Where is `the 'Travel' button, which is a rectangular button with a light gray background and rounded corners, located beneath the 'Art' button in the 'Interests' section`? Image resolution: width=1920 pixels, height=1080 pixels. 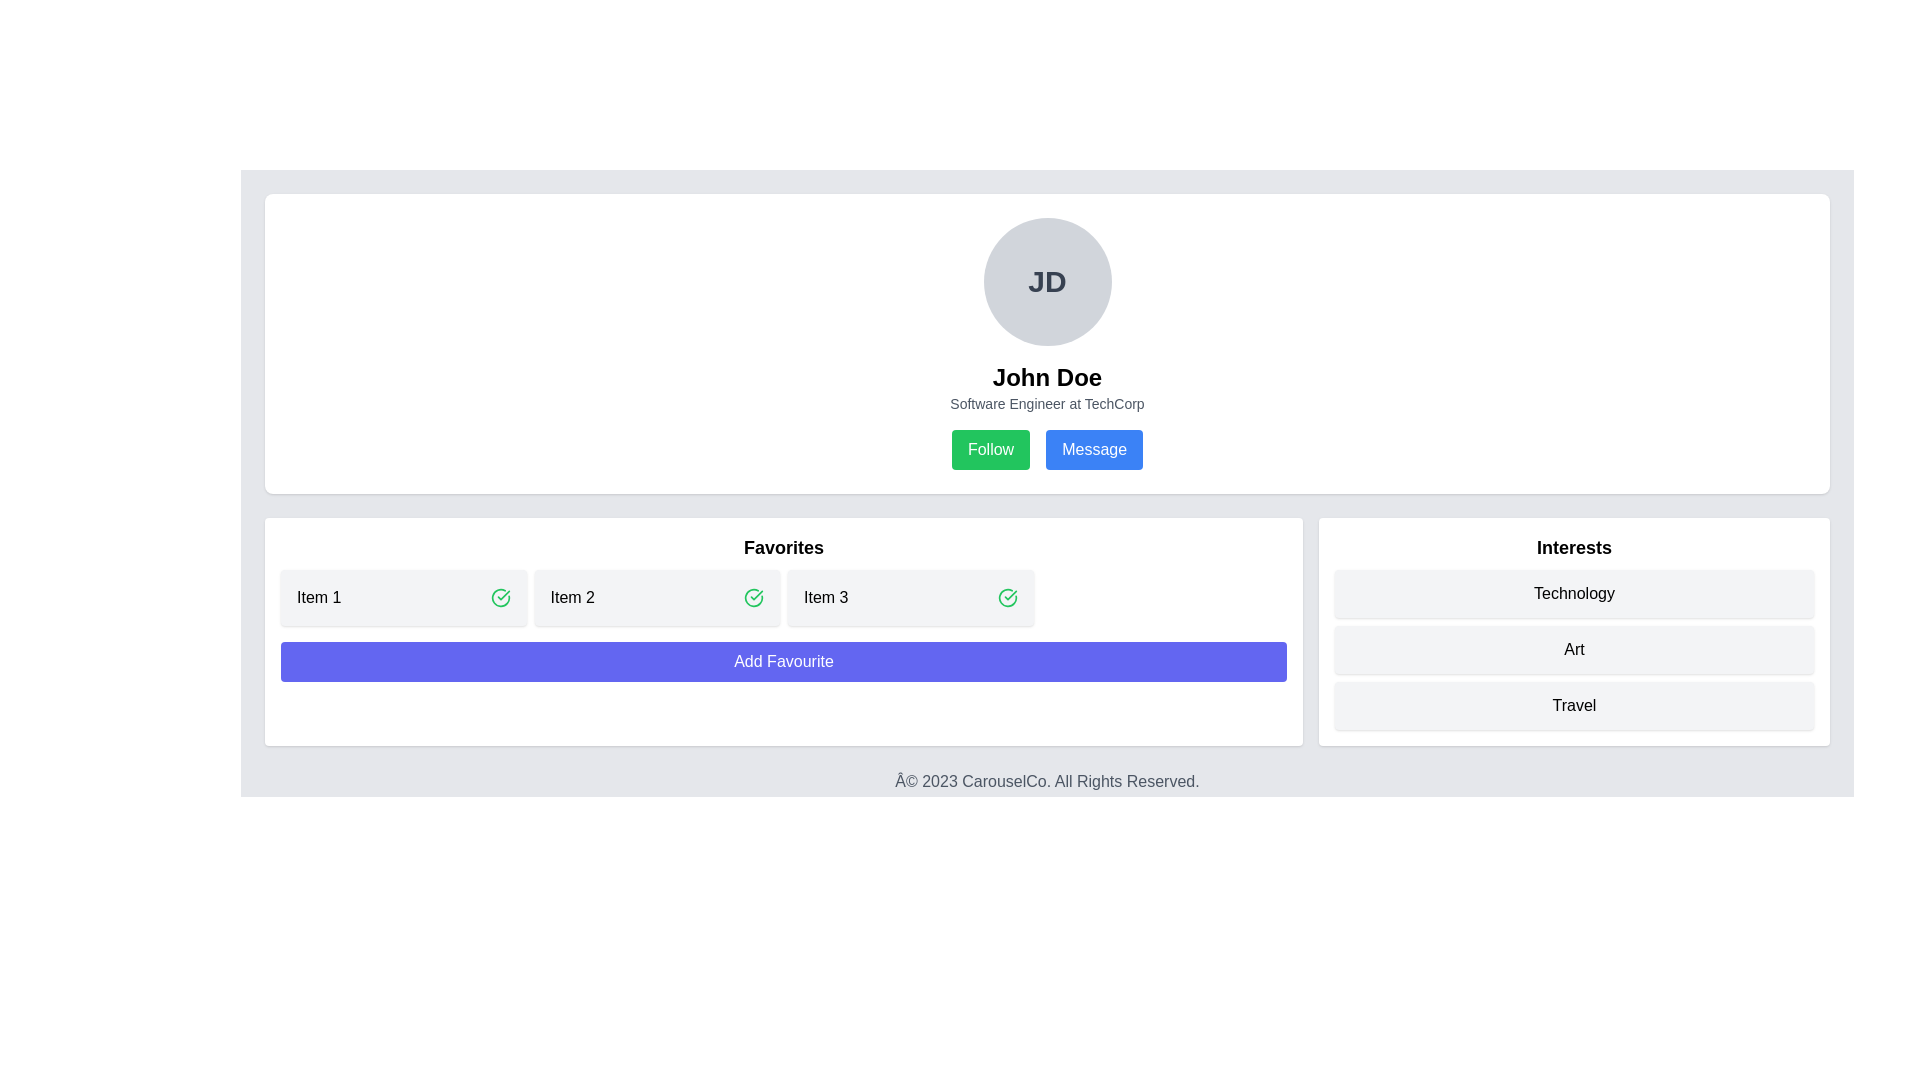 the 'Travel' button, which is a rectangular button with a light gray background and rounded corners, located beneath the 'Art' button in the 'Interests' section is located at coordinates (1573, 704).